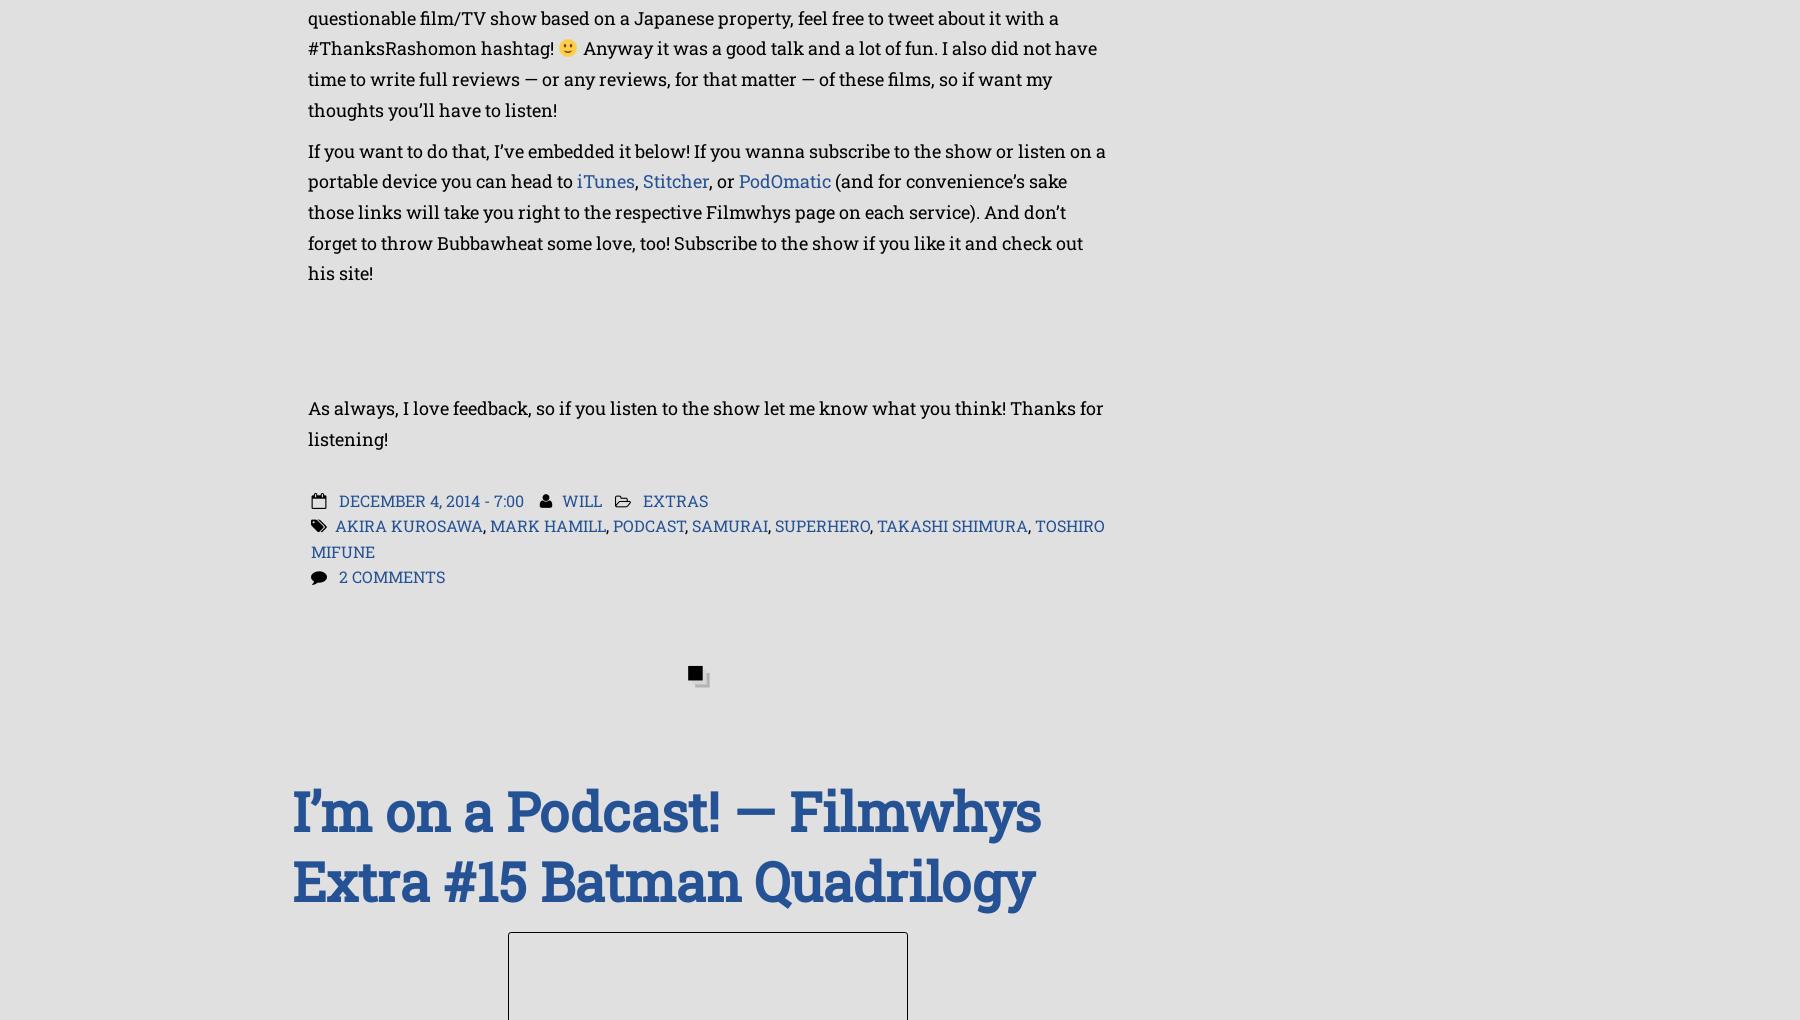 The image size is (1800, 1020). Describe the element at coordinates (694, 226) in the screenshot. I see `'(and for convenience’s sake those links will take you right to the respective Filmwhys page on each service). And don’t forget to throw Bubbawheat some love, too! Subscribe to the show if you like it and check out his site!'` at that location.